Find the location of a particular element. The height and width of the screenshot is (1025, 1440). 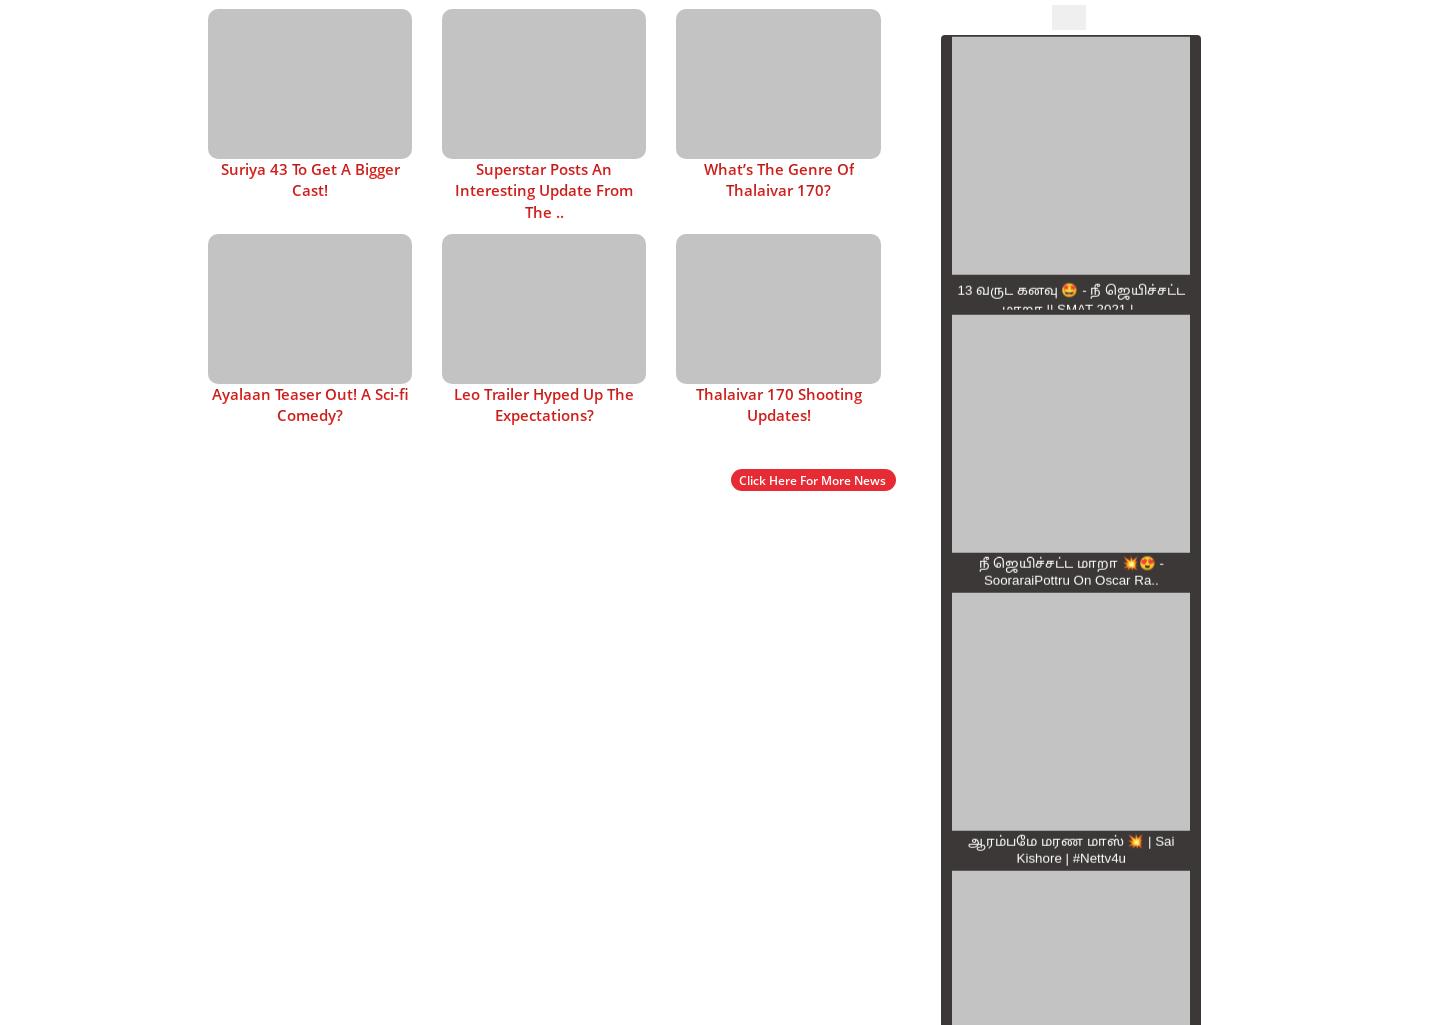

'Click Here For More News' is located at coordinates (736, 479).